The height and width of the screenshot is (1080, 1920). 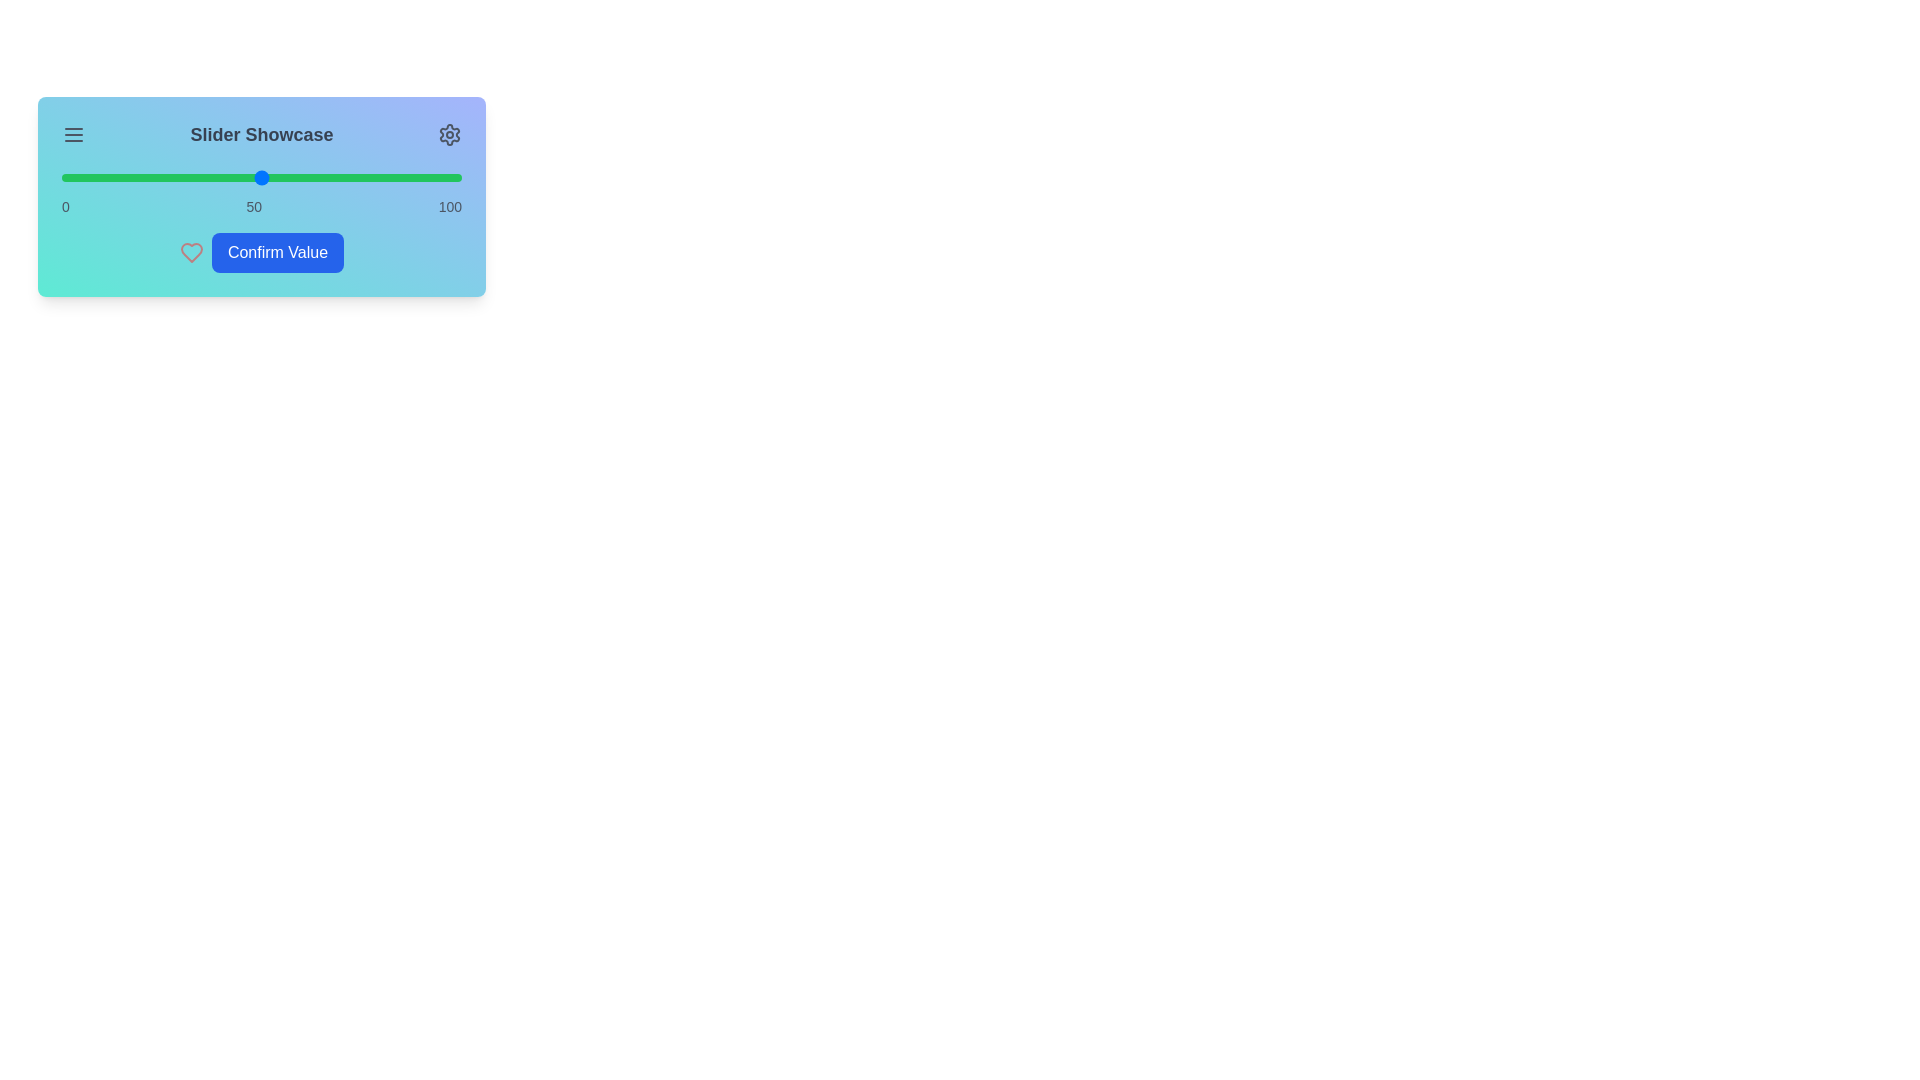 I want to click on the slider to 52%, so click(x=268, y=176).